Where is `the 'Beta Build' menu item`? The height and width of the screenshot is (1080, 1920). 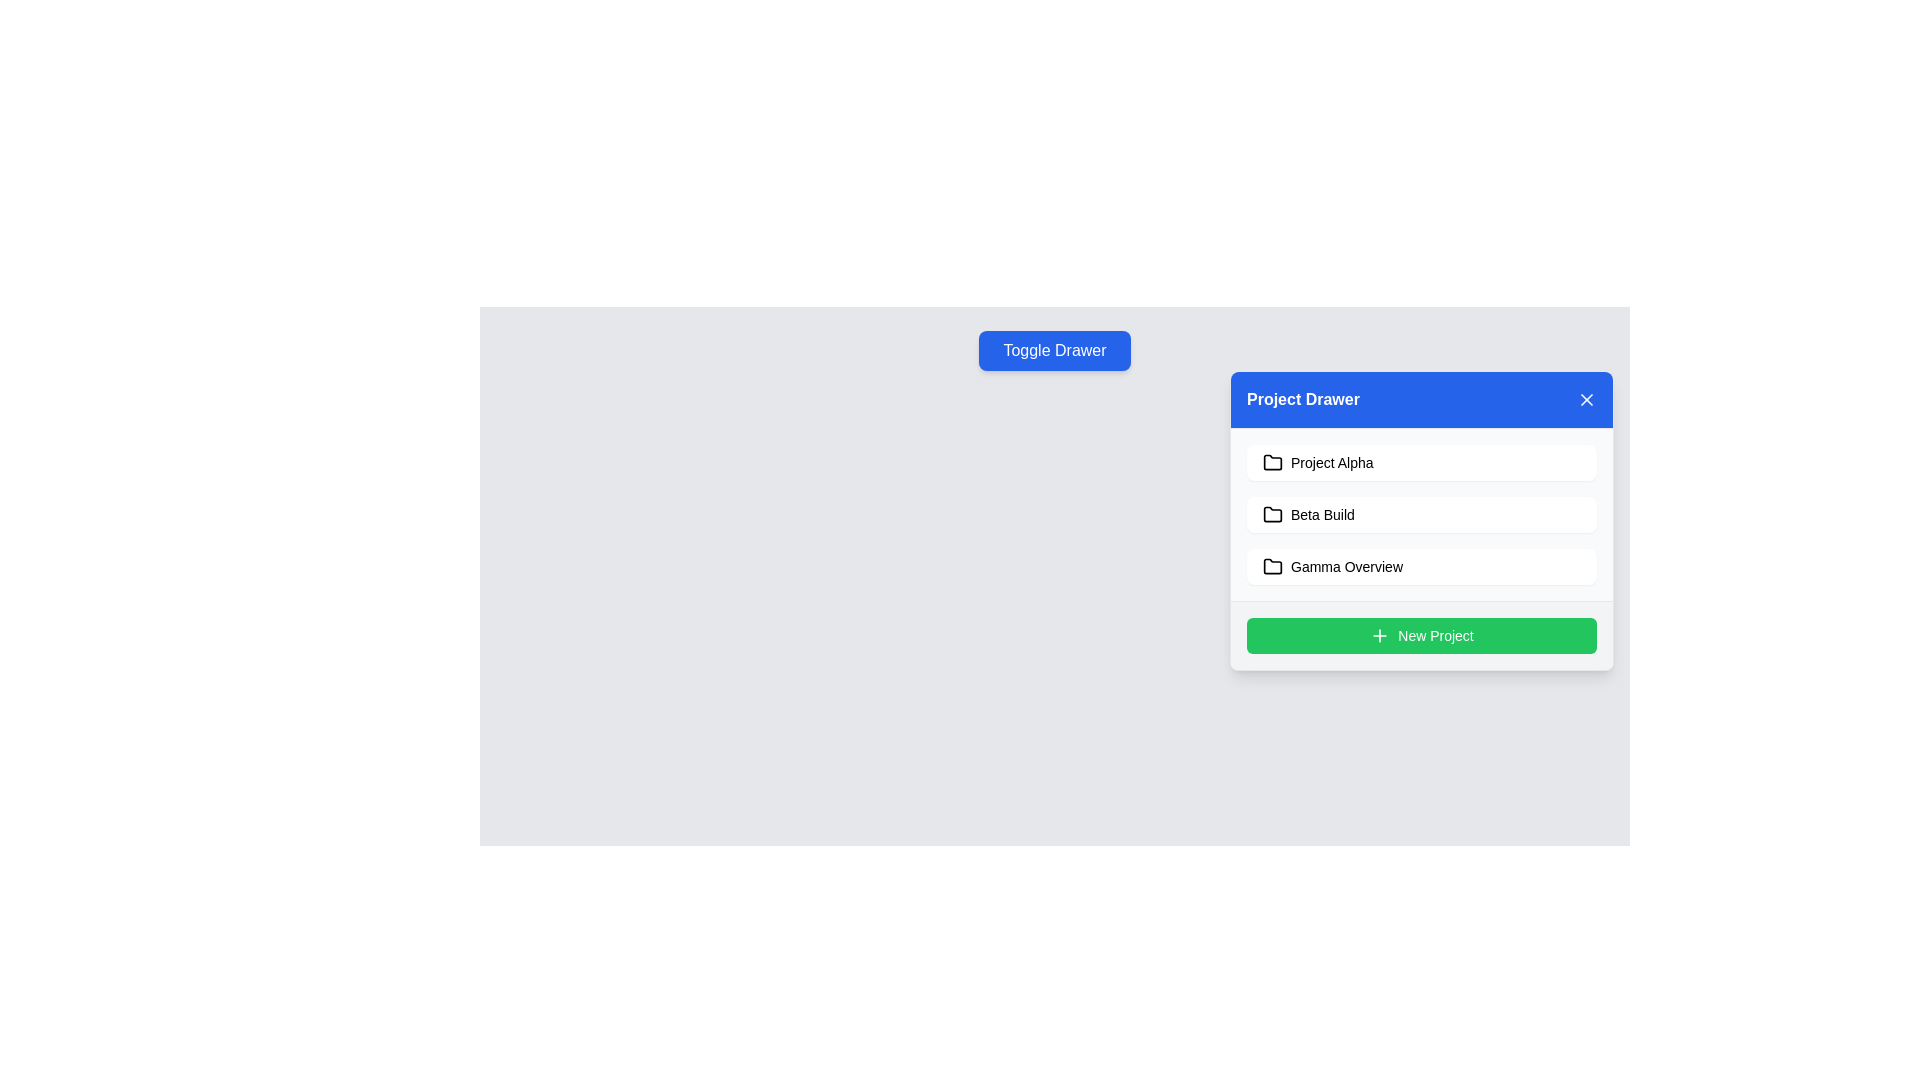 the 'Beta Build' menu item is located at coordinates (1420, 519).